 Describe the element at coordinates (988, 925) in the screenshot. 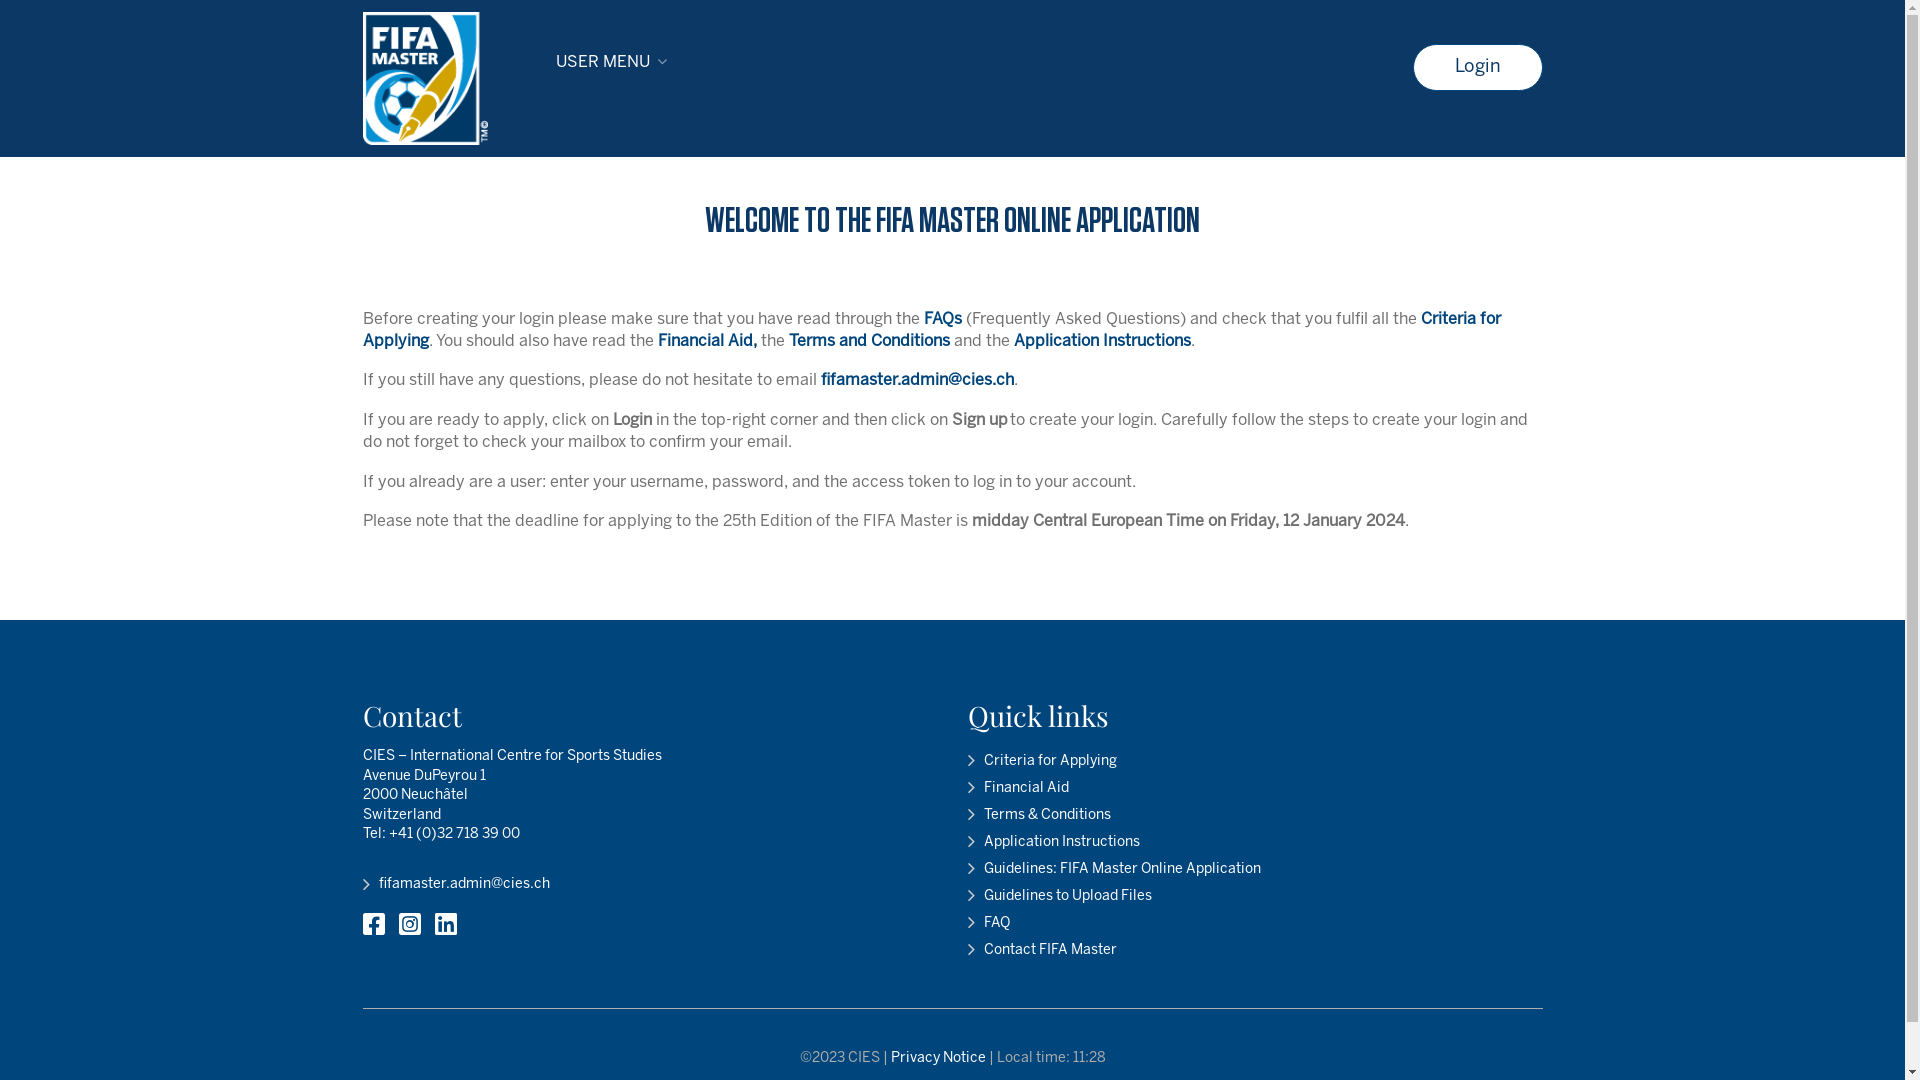

I see `'FAQ'` at that location.